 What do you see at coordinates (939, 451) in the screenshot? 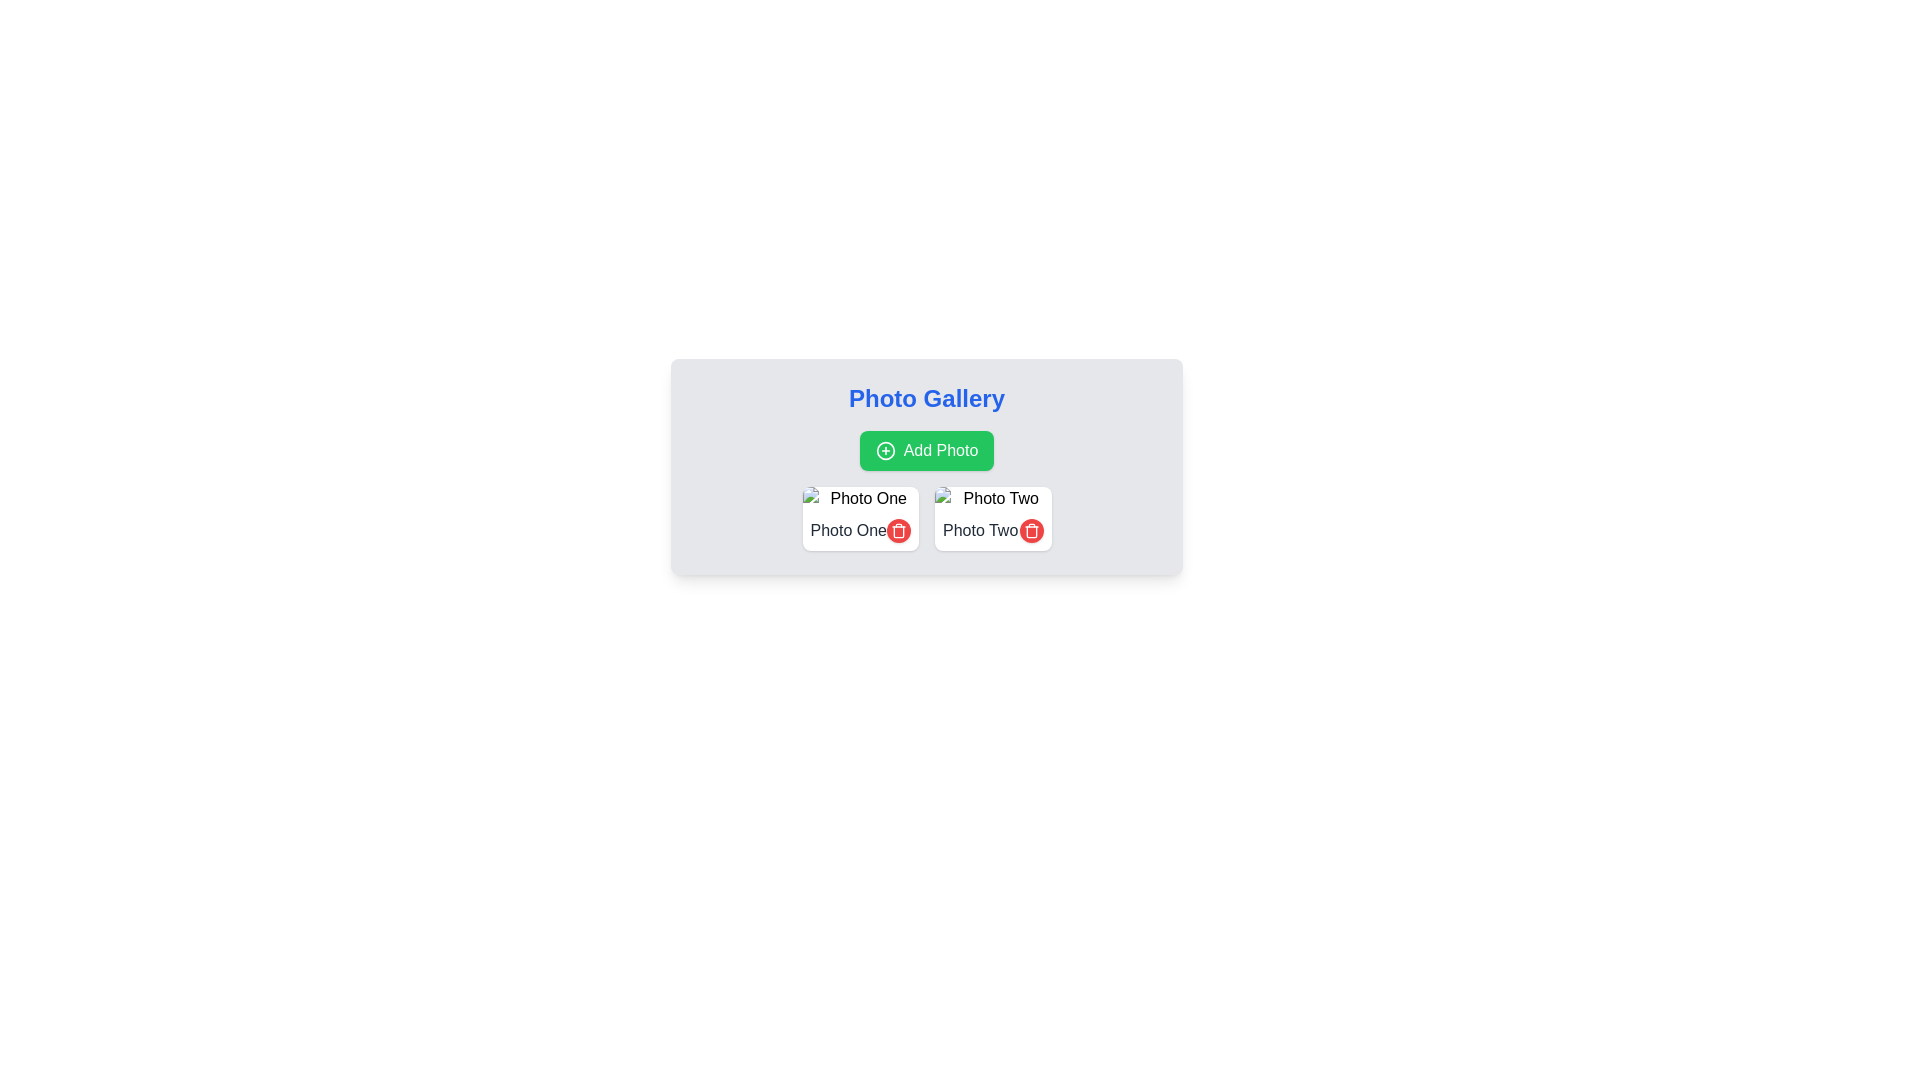
I see `the text label within the green button labeled 'Add Photo' that indicates clicking will initiate an action for adding a photo` at bounding box center [939, 451].